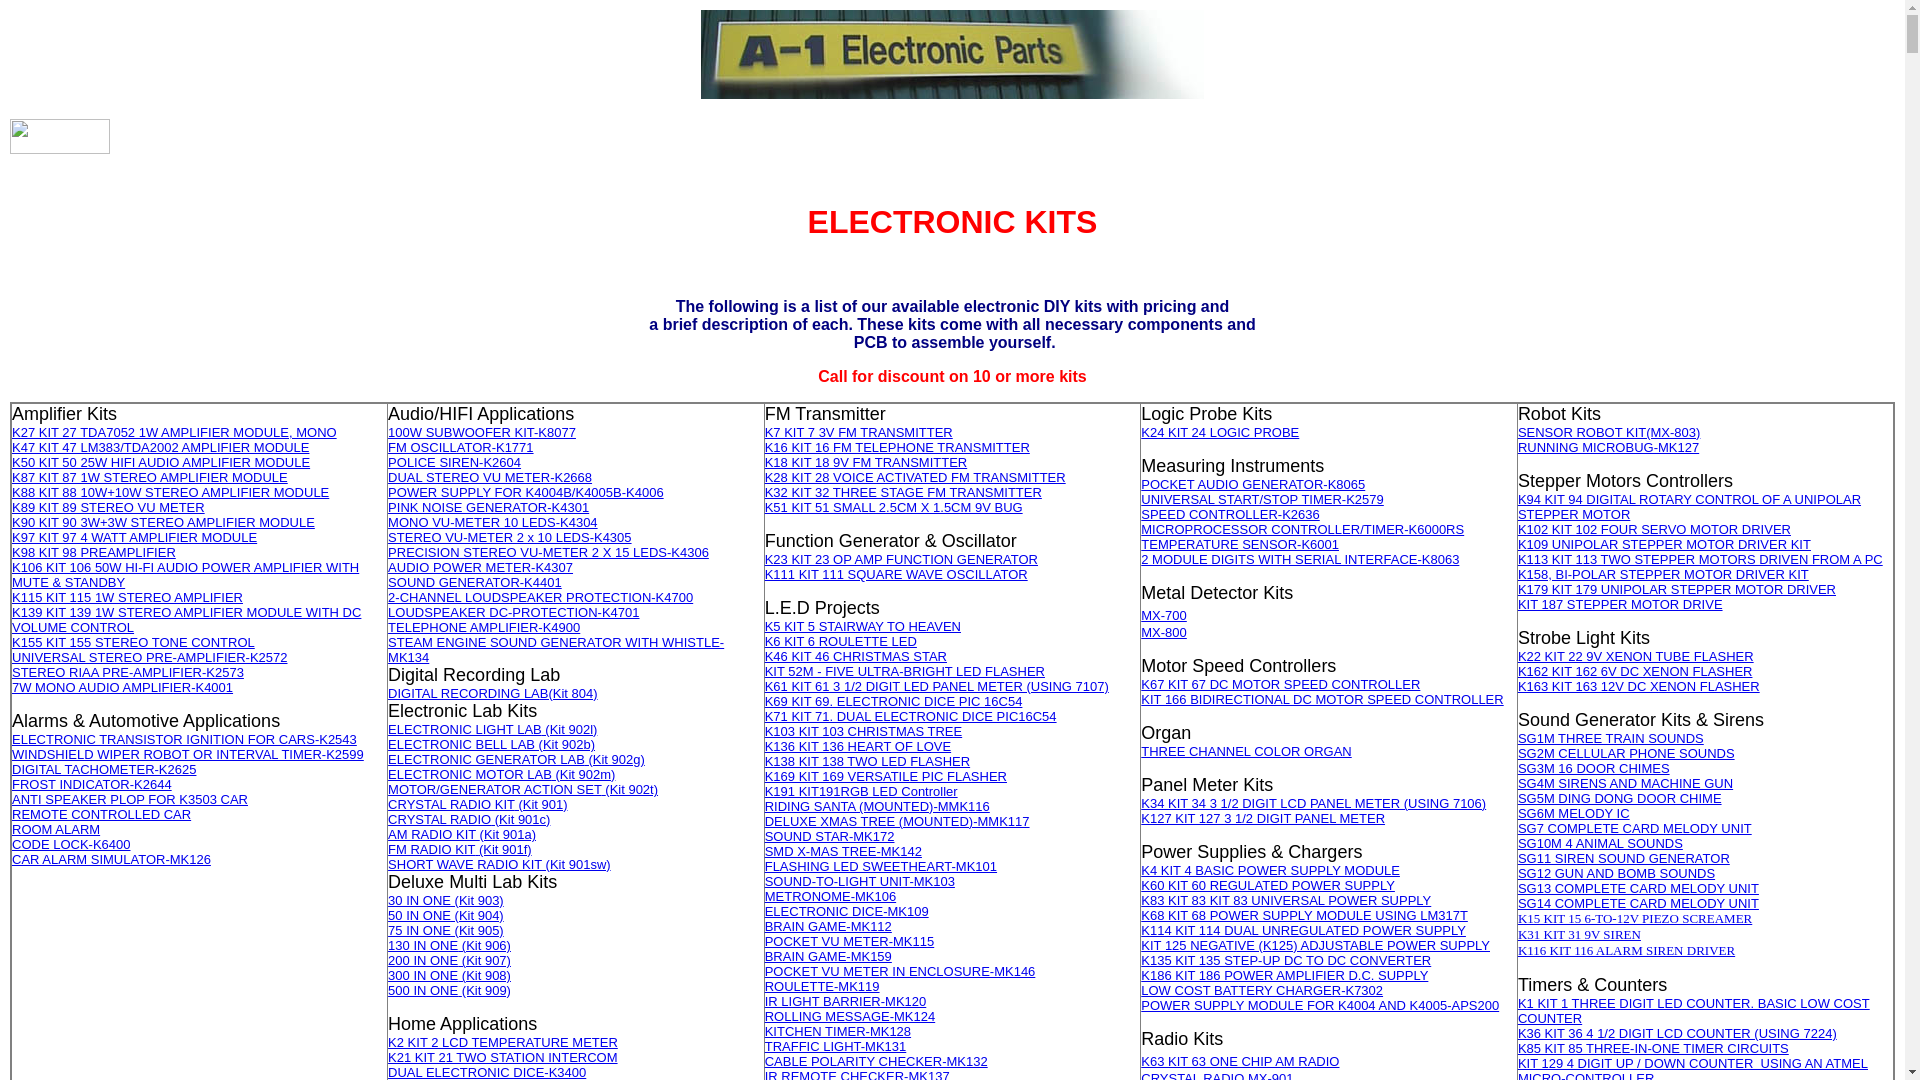  What do you see at coordinates (503, 1041) in the screenshot?
I see `'K2 KIT 2 LCD TEMPERATURE METER'` at bounding box center [503, 1041].